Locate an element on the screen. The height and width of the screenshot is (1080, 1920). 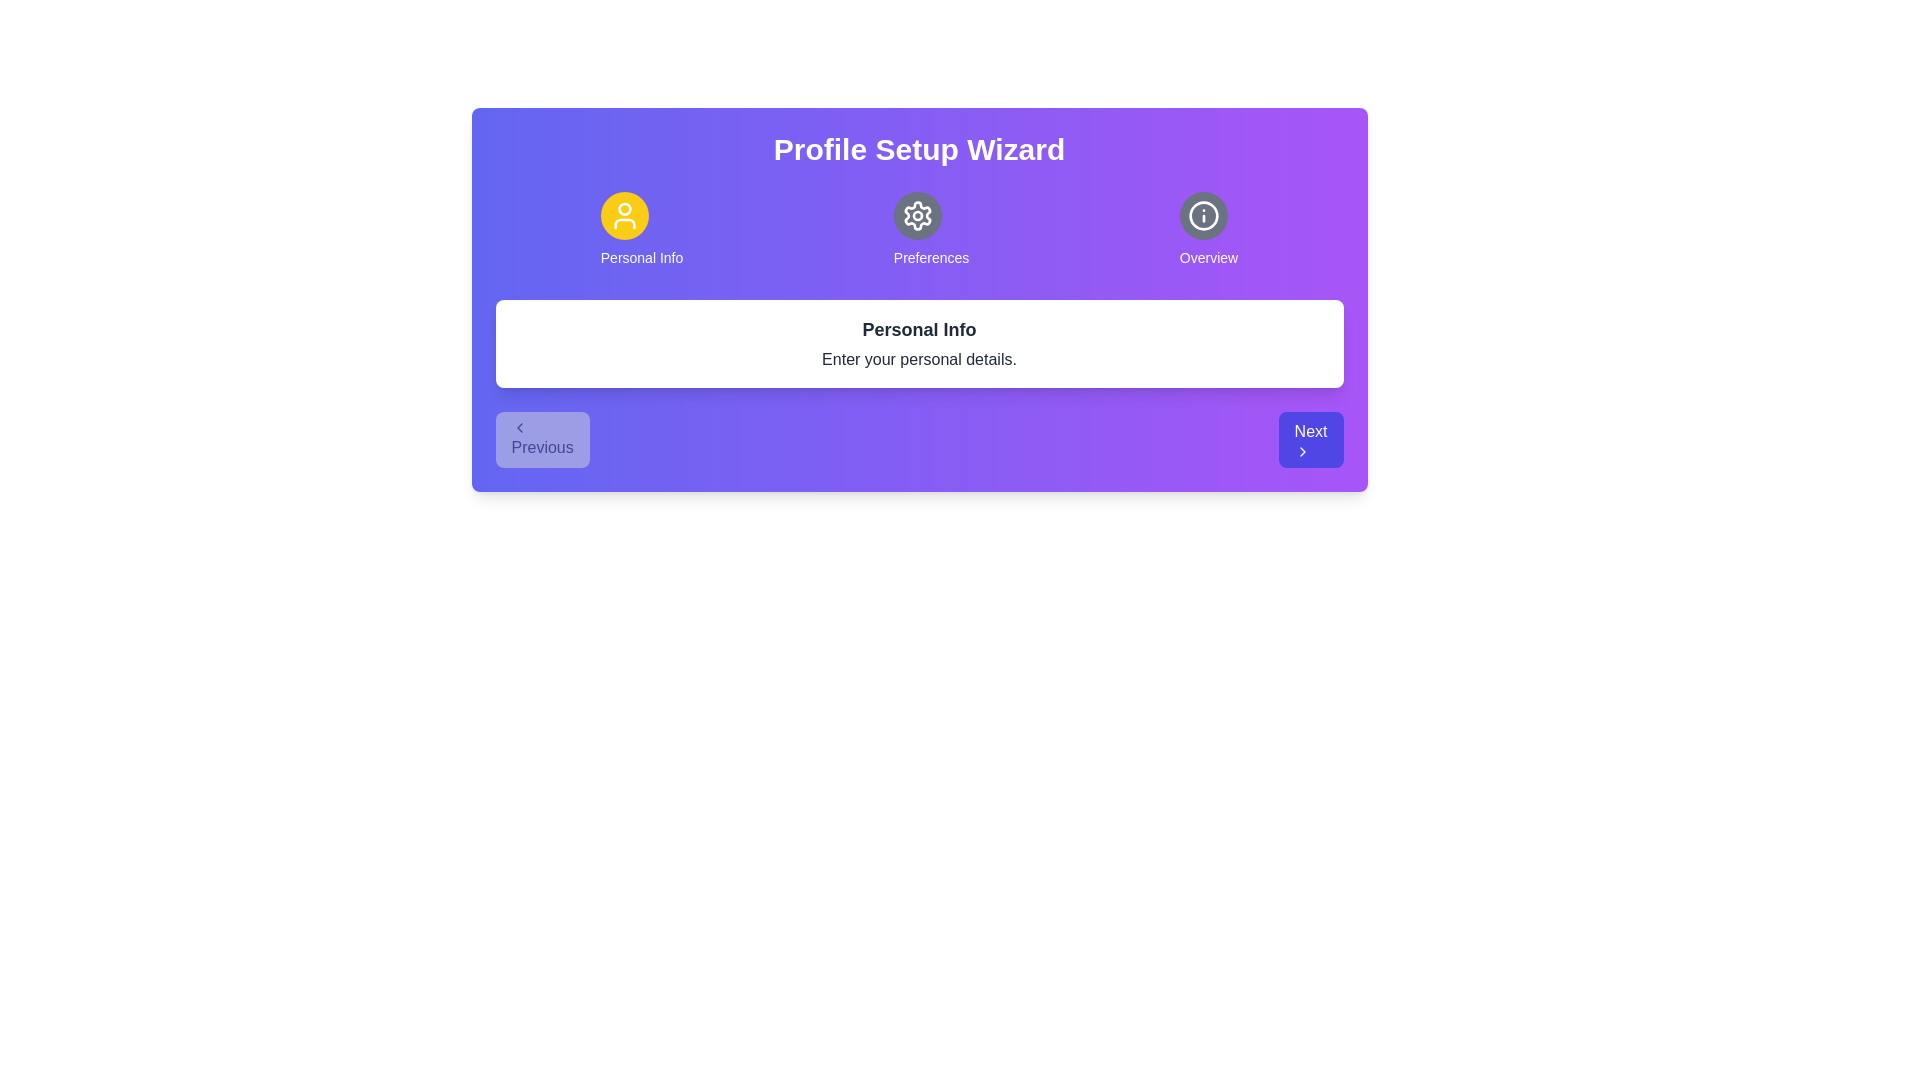
the step indicator for Preferences to view its content is located at coordinates (930, 229).